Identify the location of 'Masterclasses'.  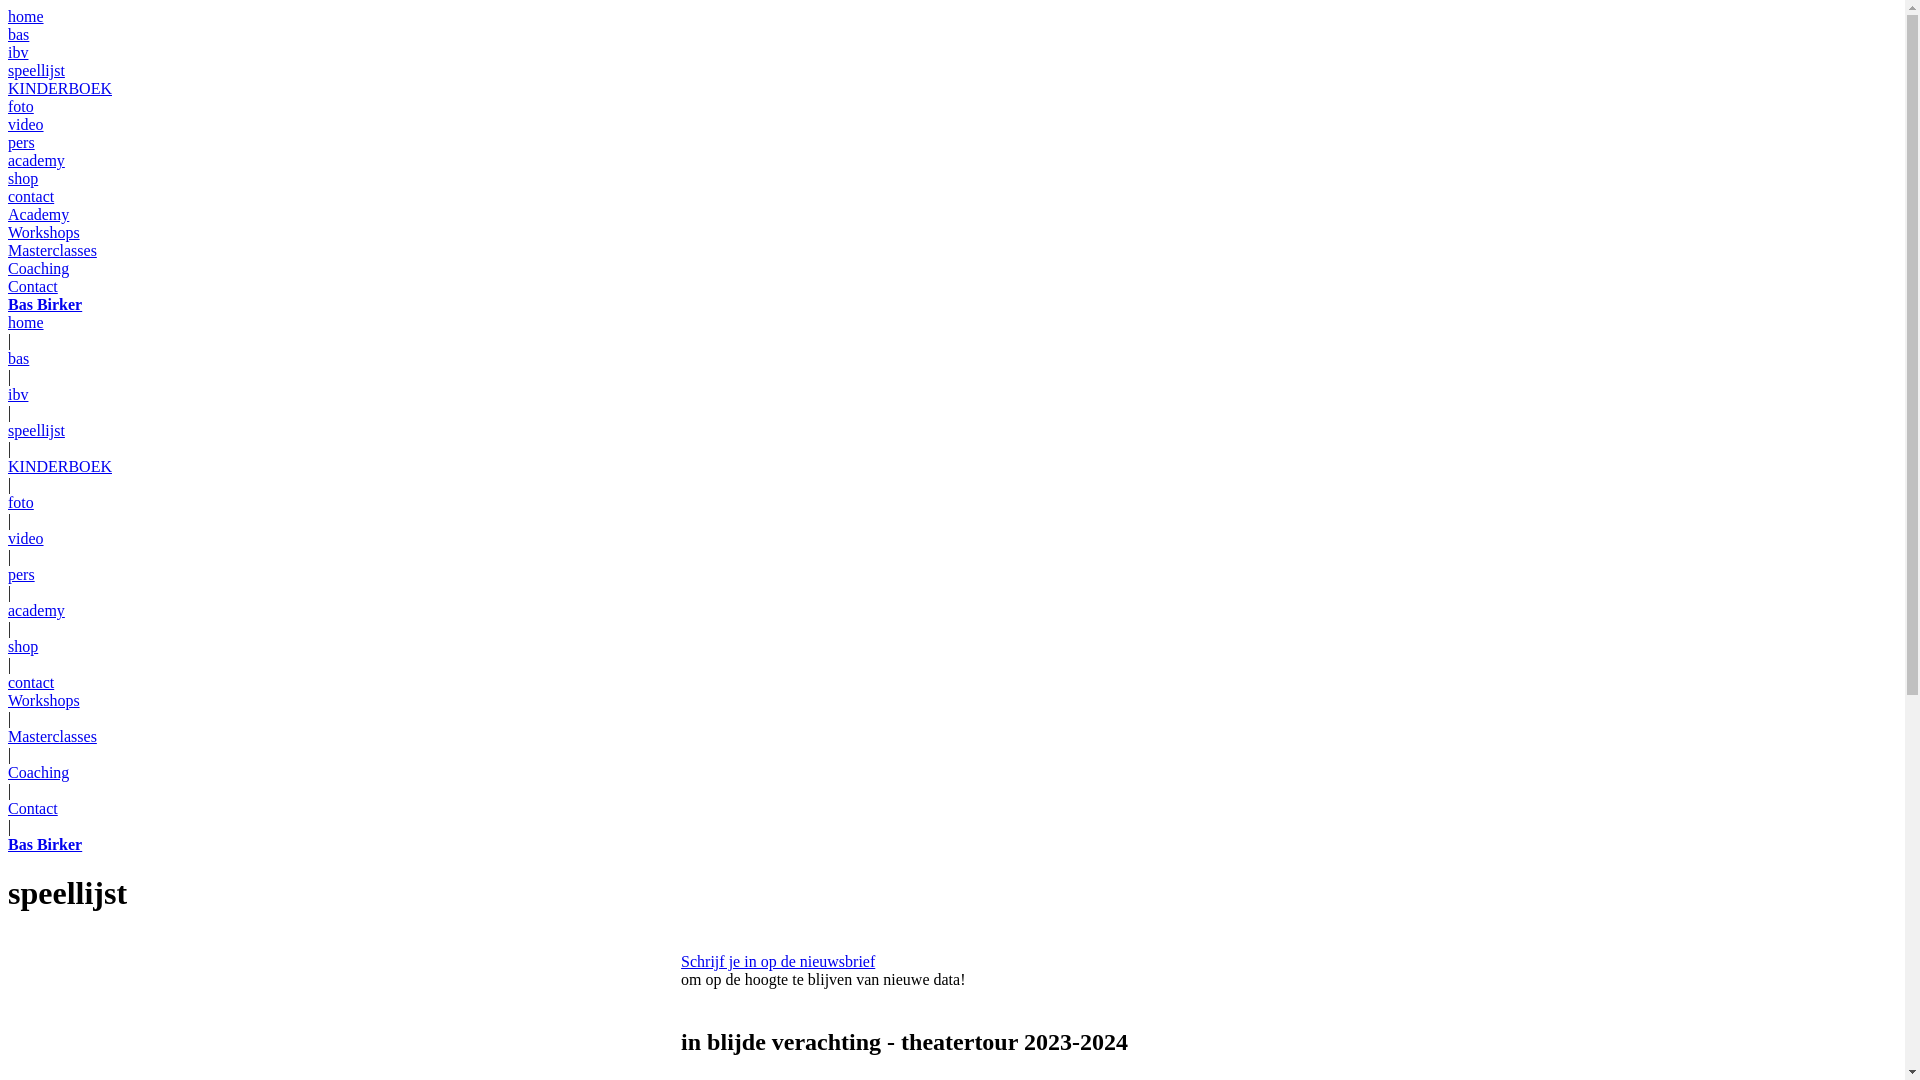
(52, 736).